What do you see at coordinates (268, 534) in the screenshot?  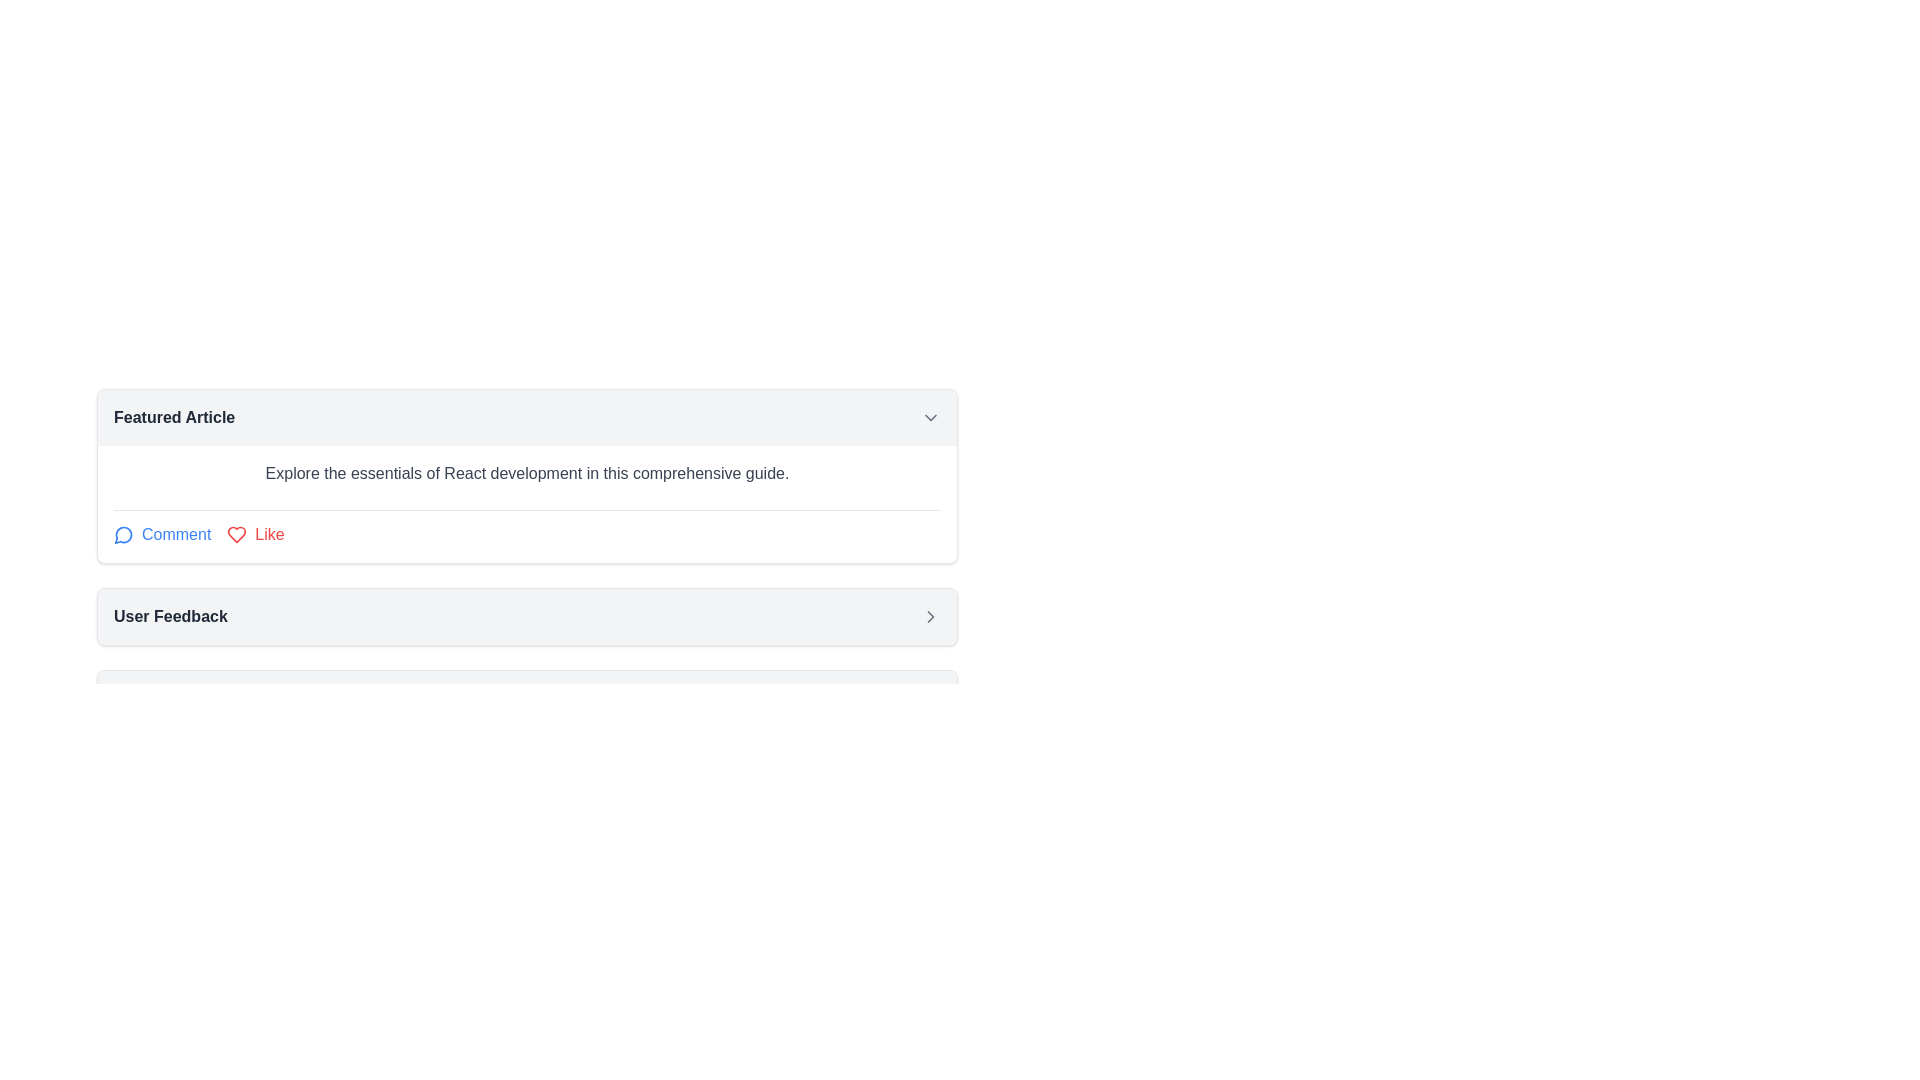 I see `the 'Like' Text Label that indicates the functionality of the heart icon next to it, located beneath the featured article section` at bounding box center [268, 534].